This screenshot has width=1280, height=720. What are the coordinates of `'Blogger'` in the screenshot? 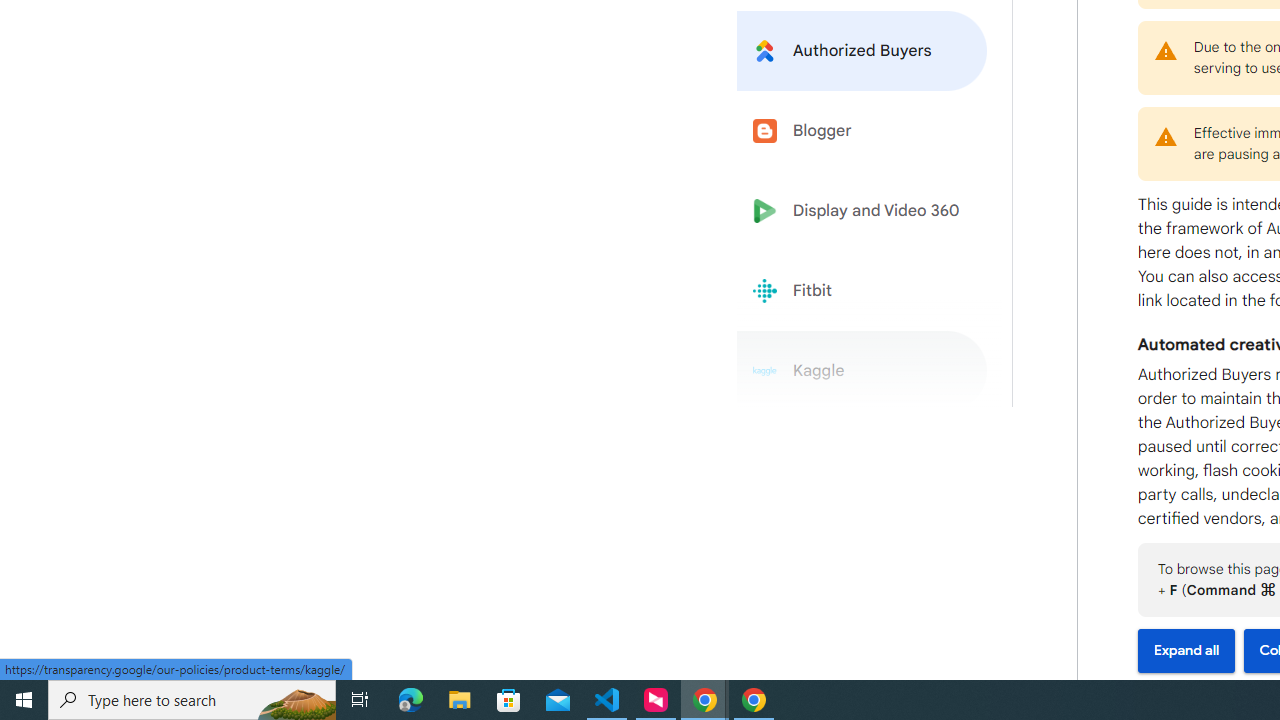 It's located at (862, 131).